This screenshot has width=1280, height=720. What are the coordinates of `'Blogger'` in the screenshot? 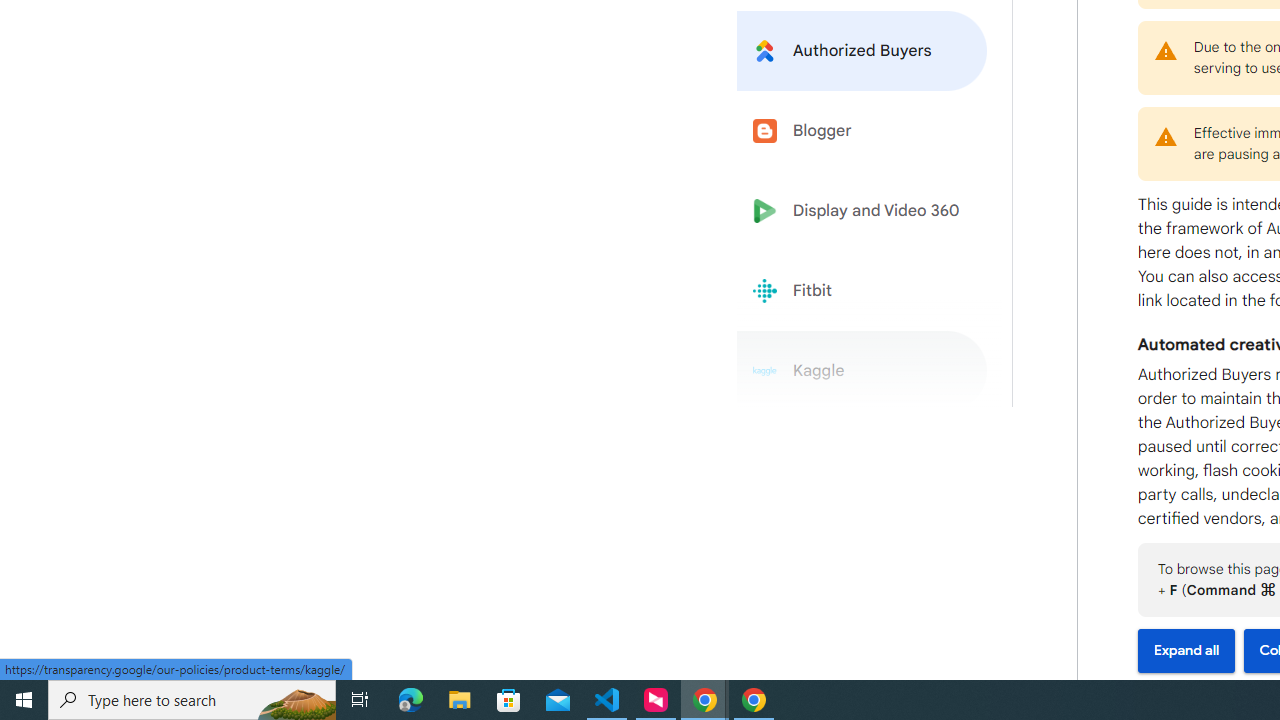 It's located at (862, 131).